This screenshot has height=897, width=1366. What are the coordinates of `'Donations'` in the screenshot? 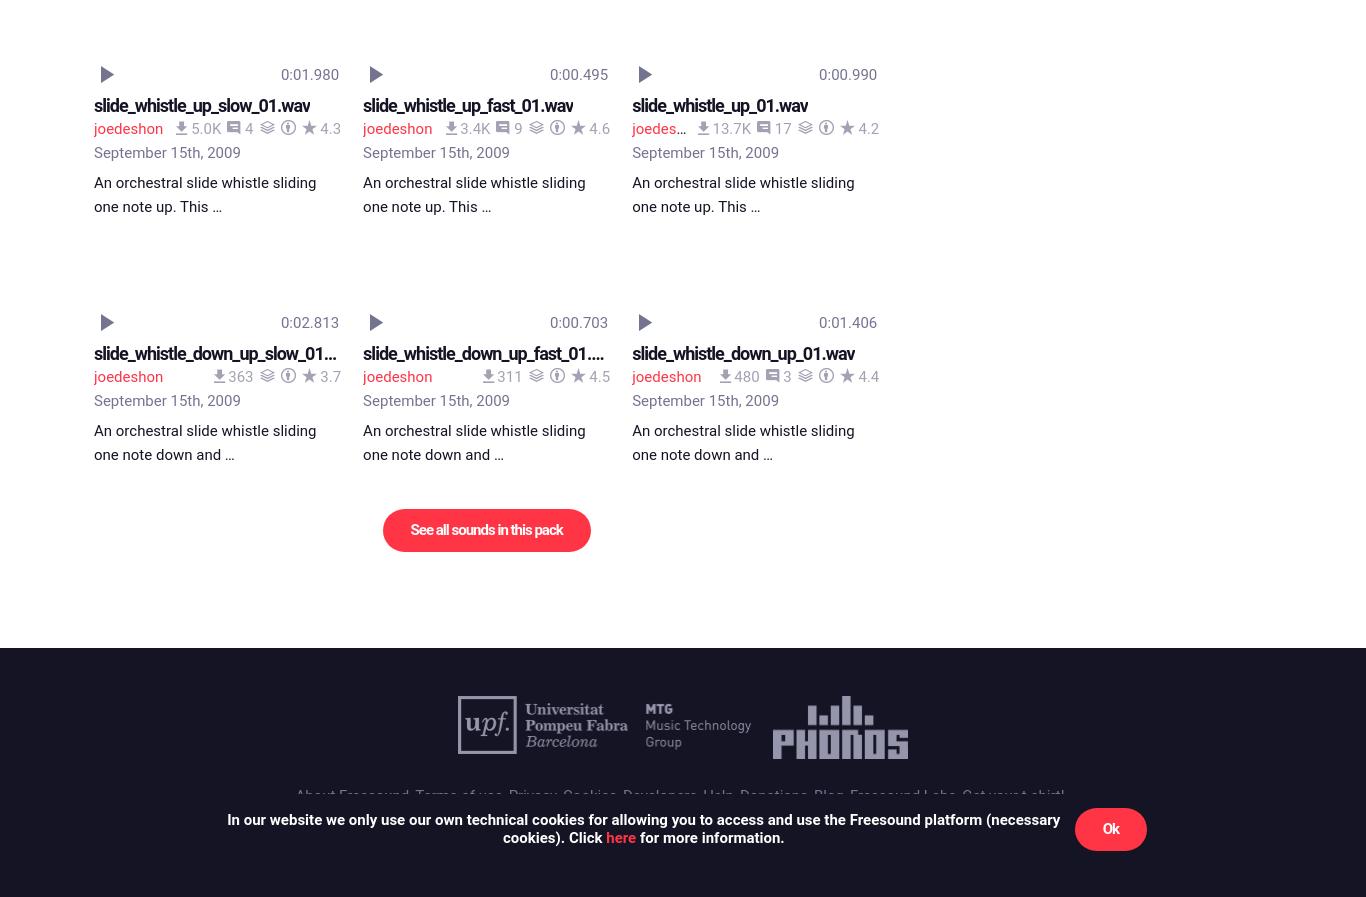 It's located at (773, 32).